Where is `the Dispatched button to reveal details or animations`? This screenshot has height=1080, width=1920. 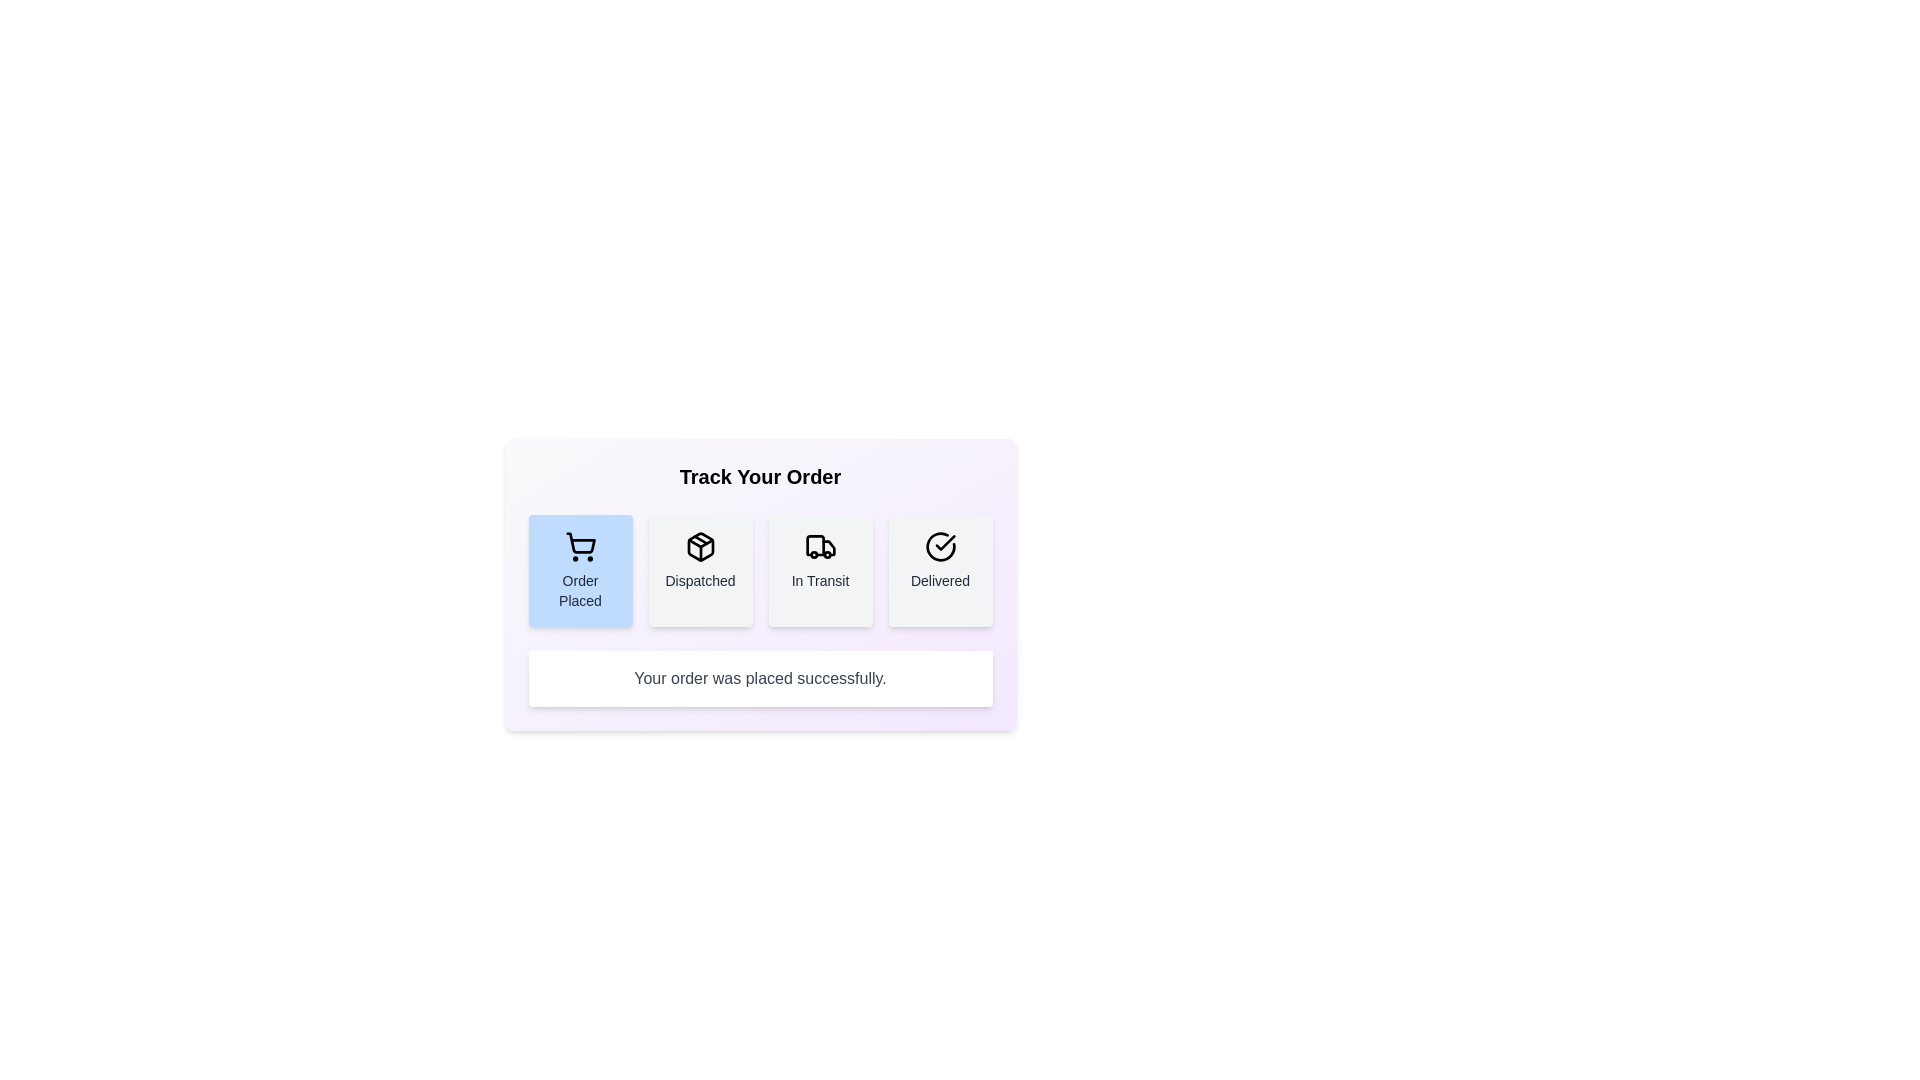
the Dispatched button to reveal details or animations is located at coordinates (700, 570).